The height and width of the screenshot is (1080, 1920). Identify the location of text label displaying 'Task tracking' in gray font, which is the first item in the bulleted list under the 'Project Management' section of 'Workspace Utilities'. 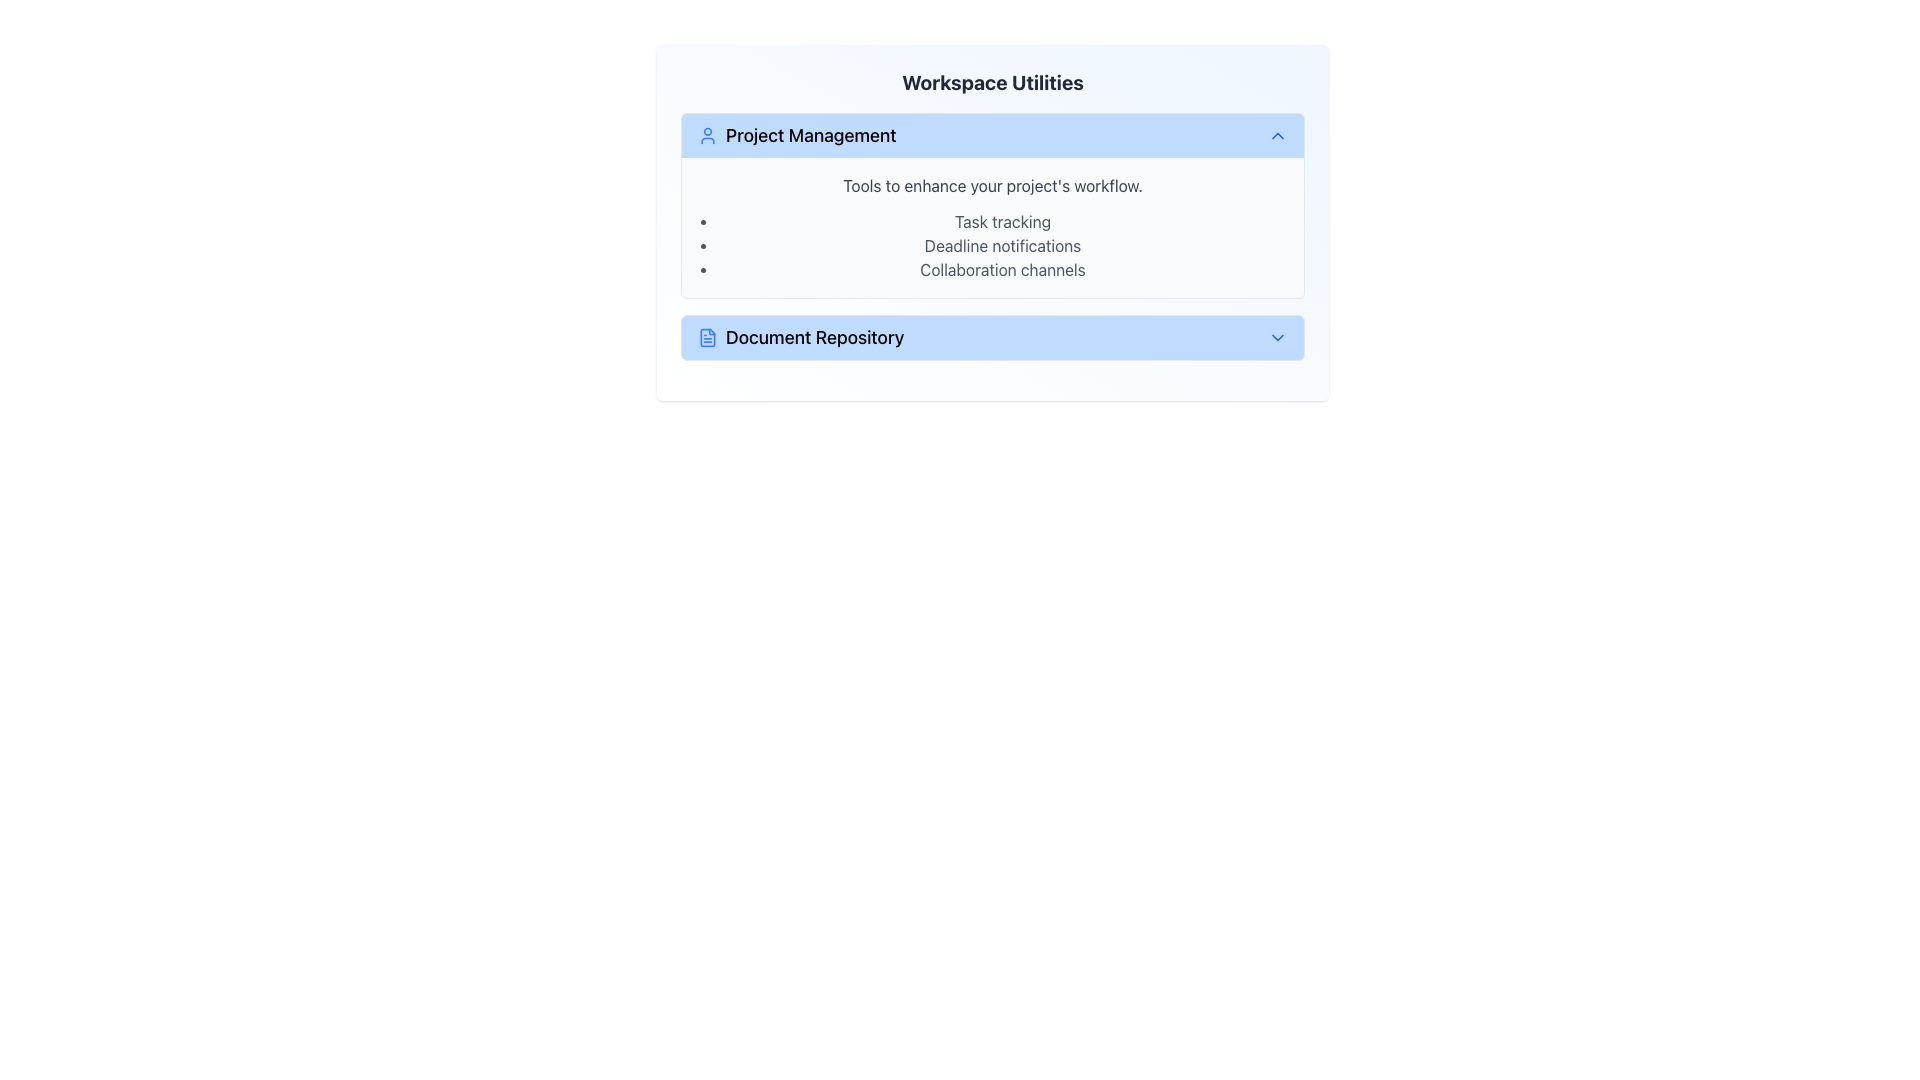
(1003, 222).